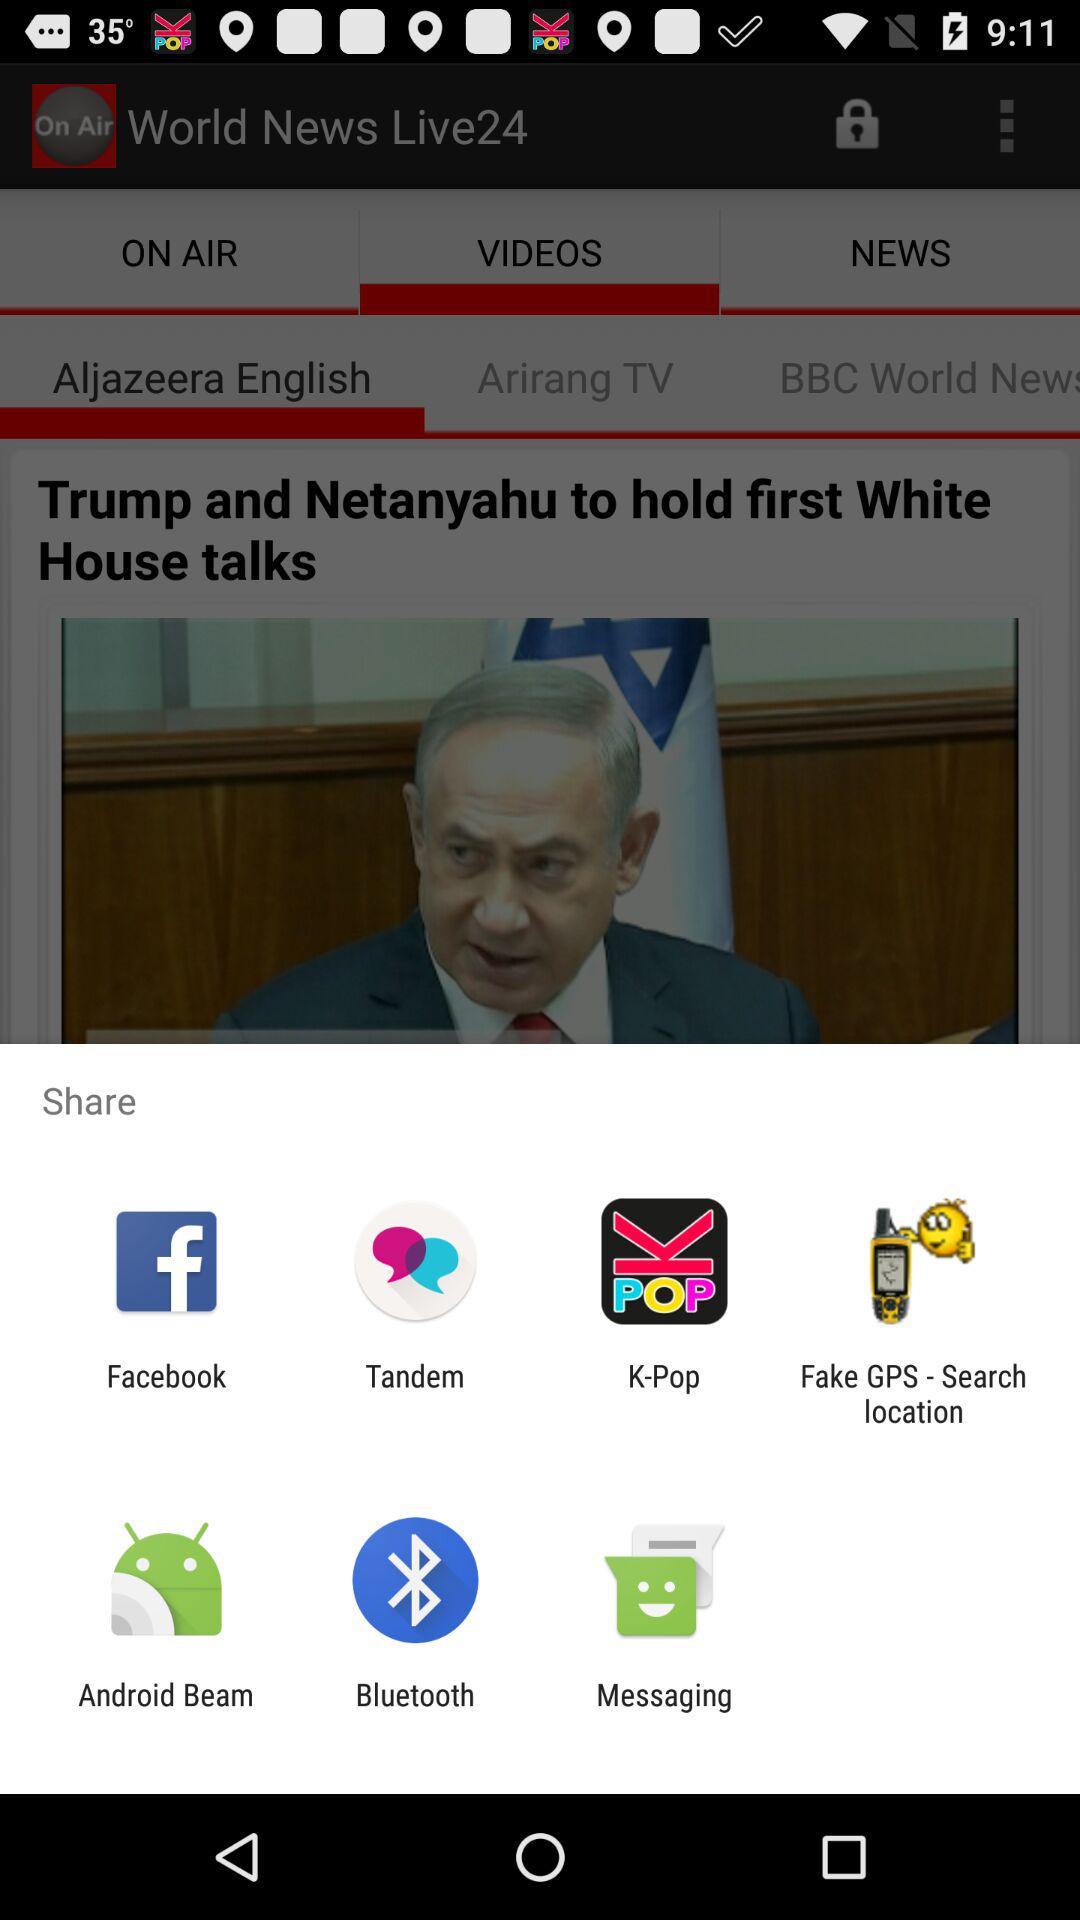 The image size is (1080, 1920). Describe the element at coordinates (414, 1392) in the screenshot. I see `app next to k-pop app` at that location.